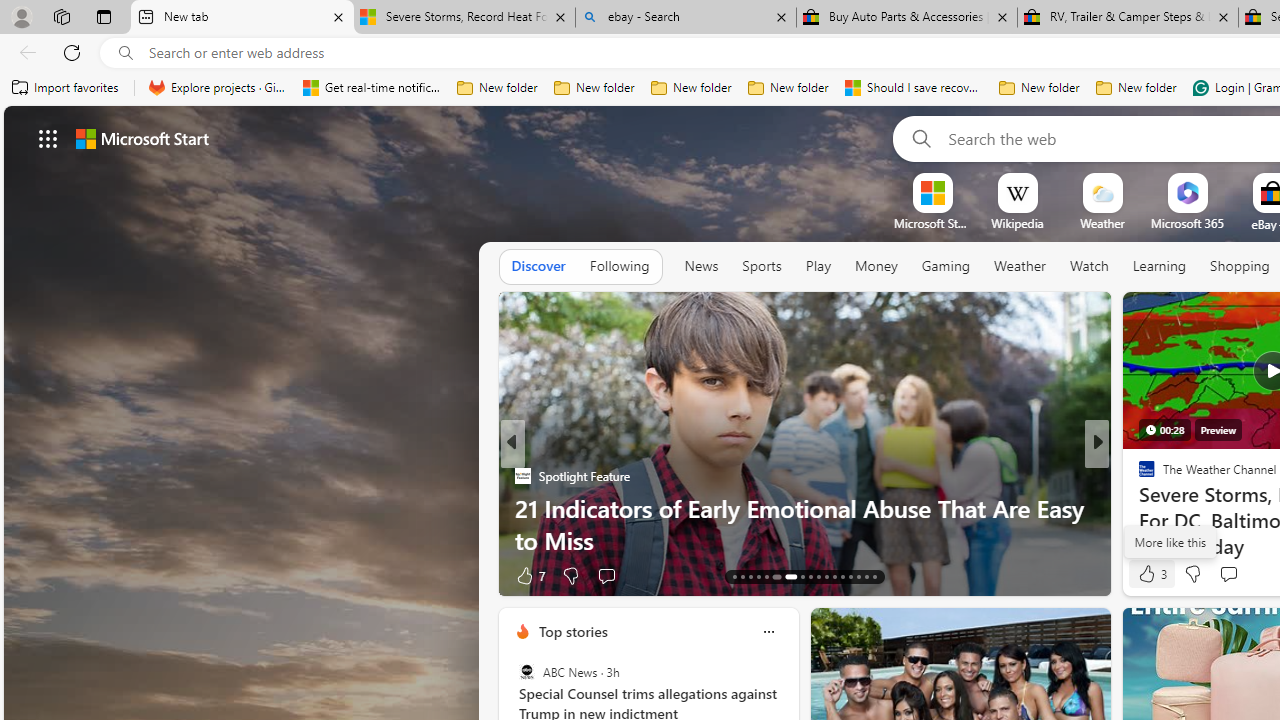 Image resolution: width=1280 pixels, height=720 pixels. Describe the element at coordinates (1151, 574) in the screenshot. I see `'3 Like'` at that location.